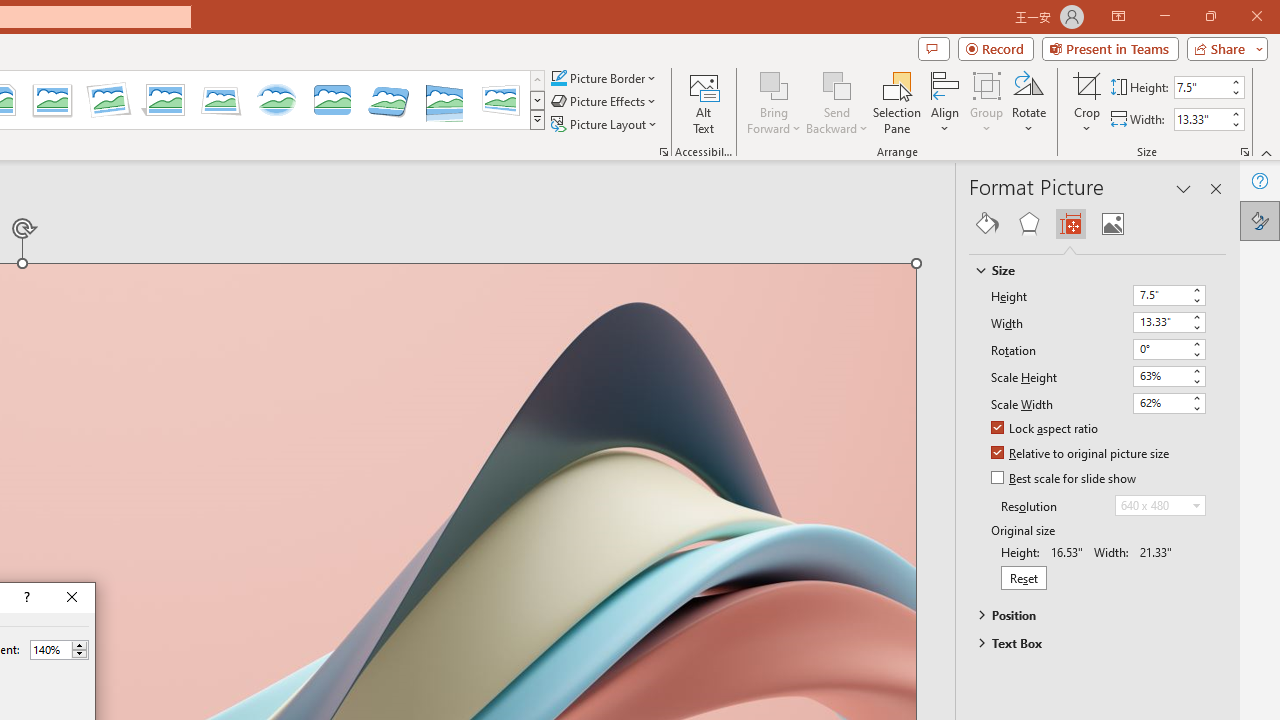  I want to click on 'Picture Layout', so click(605, 124).